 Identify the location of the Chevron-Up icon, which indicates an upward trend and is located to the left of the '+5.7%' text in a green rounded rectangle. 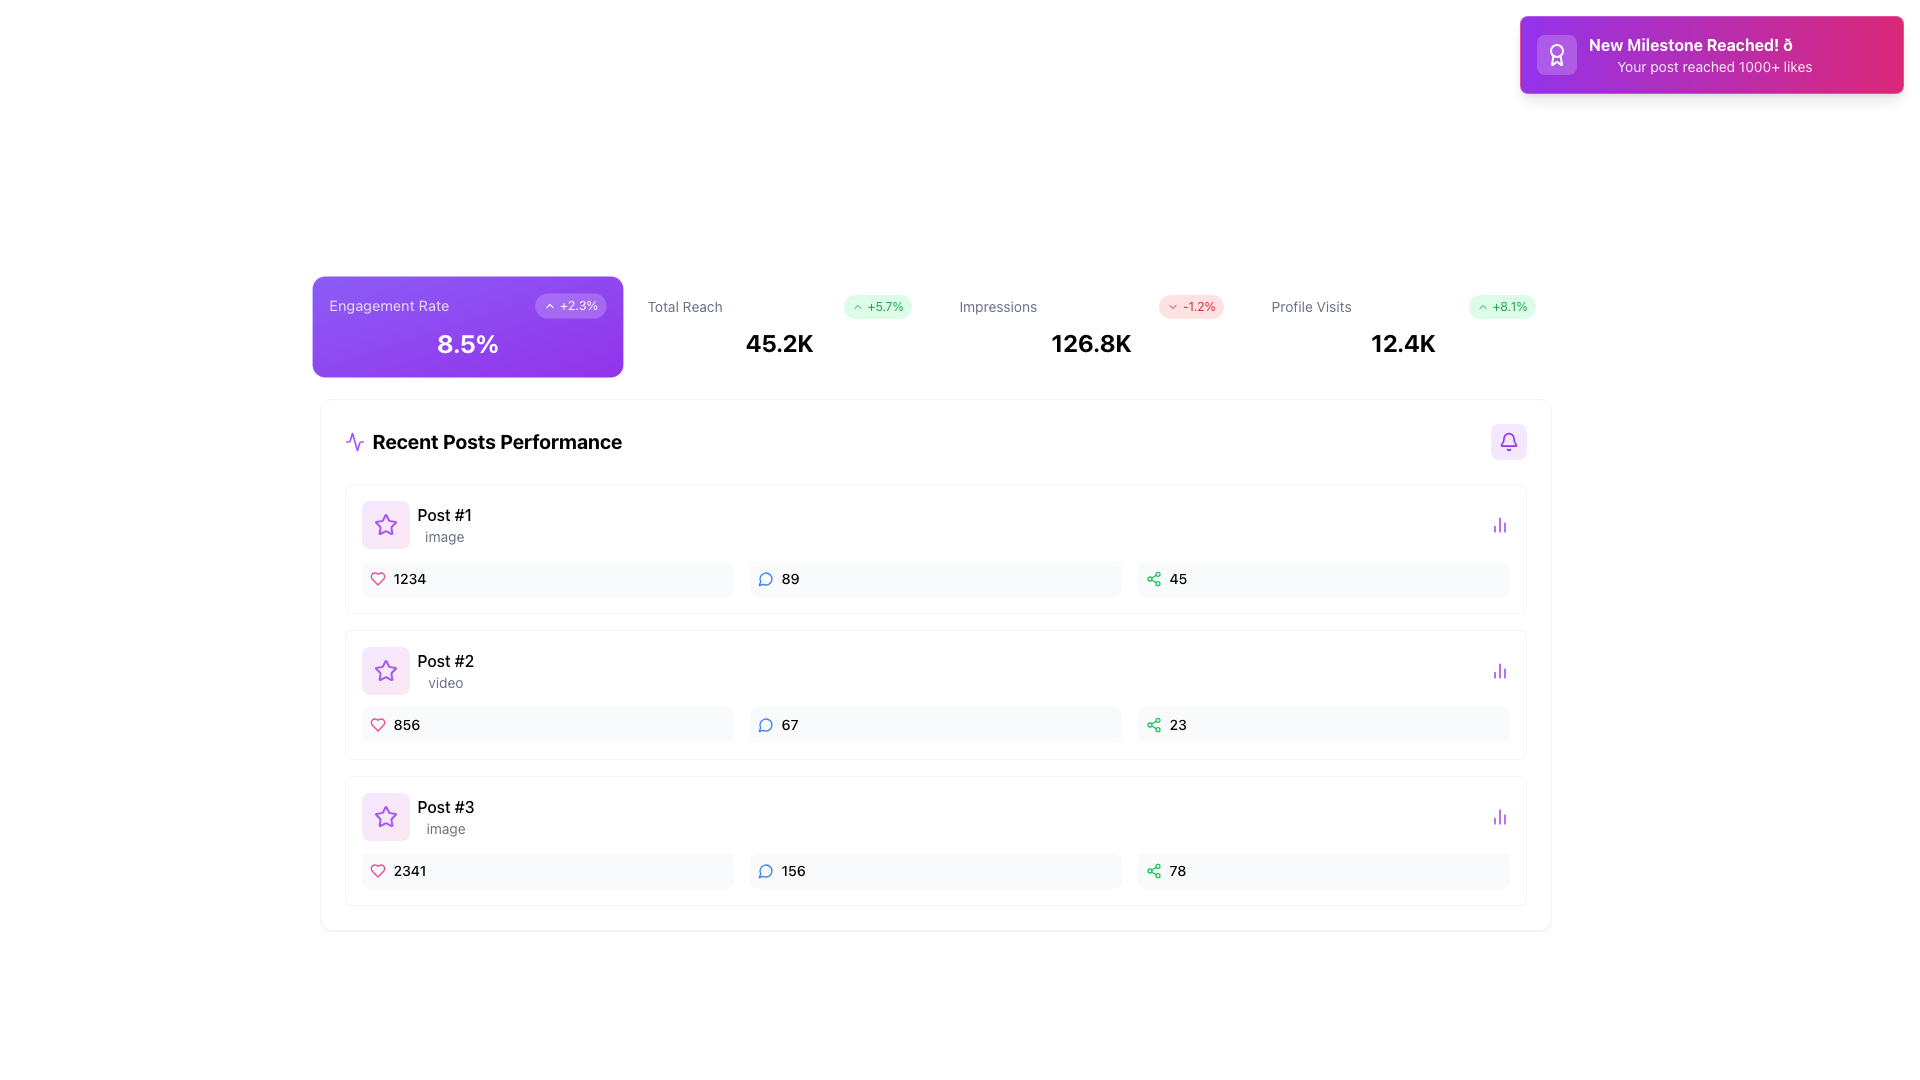
(857, 307).